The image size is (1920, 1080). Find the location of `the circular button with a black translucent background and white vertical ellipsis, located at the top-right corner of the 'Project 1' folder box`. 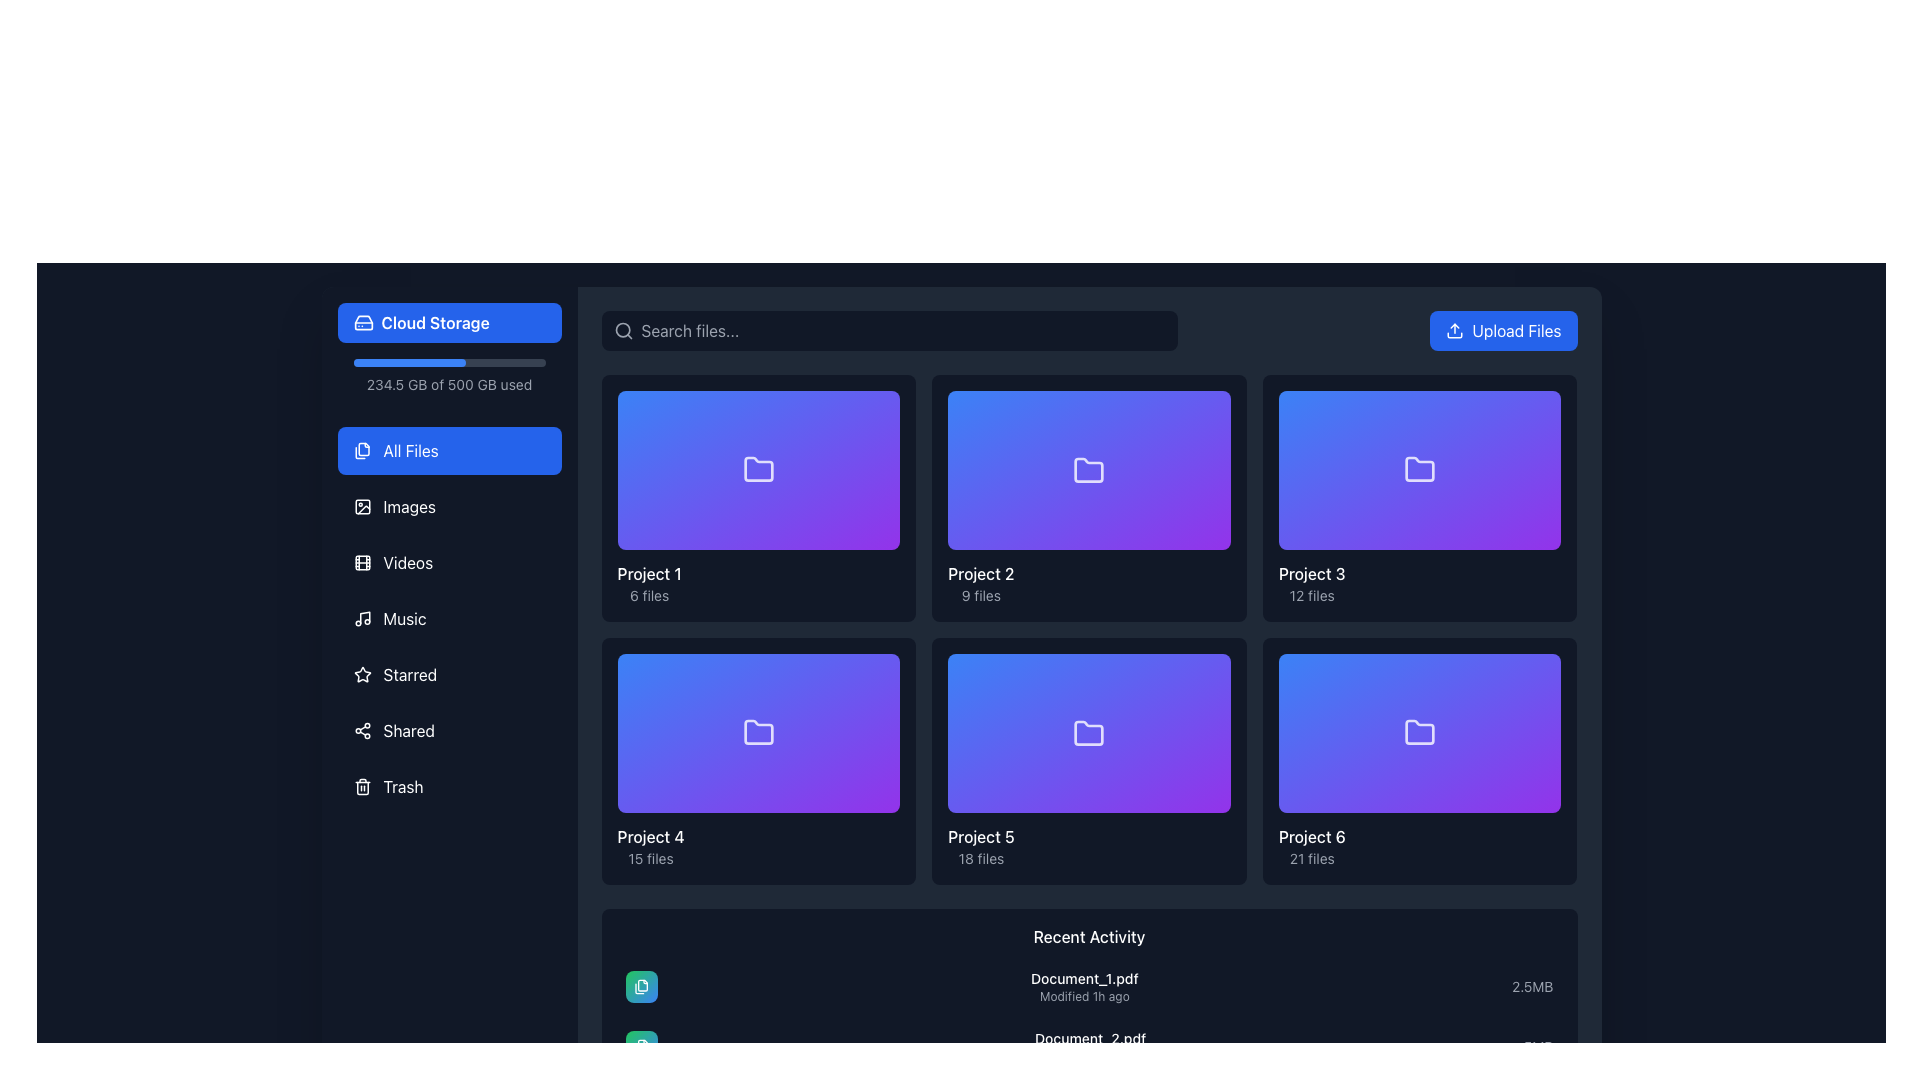

the circular button with a black translucent background and white vertical ellipsis, located at the top-right corner of the 'Project 1' folder box is located at coordinates (880, 410).